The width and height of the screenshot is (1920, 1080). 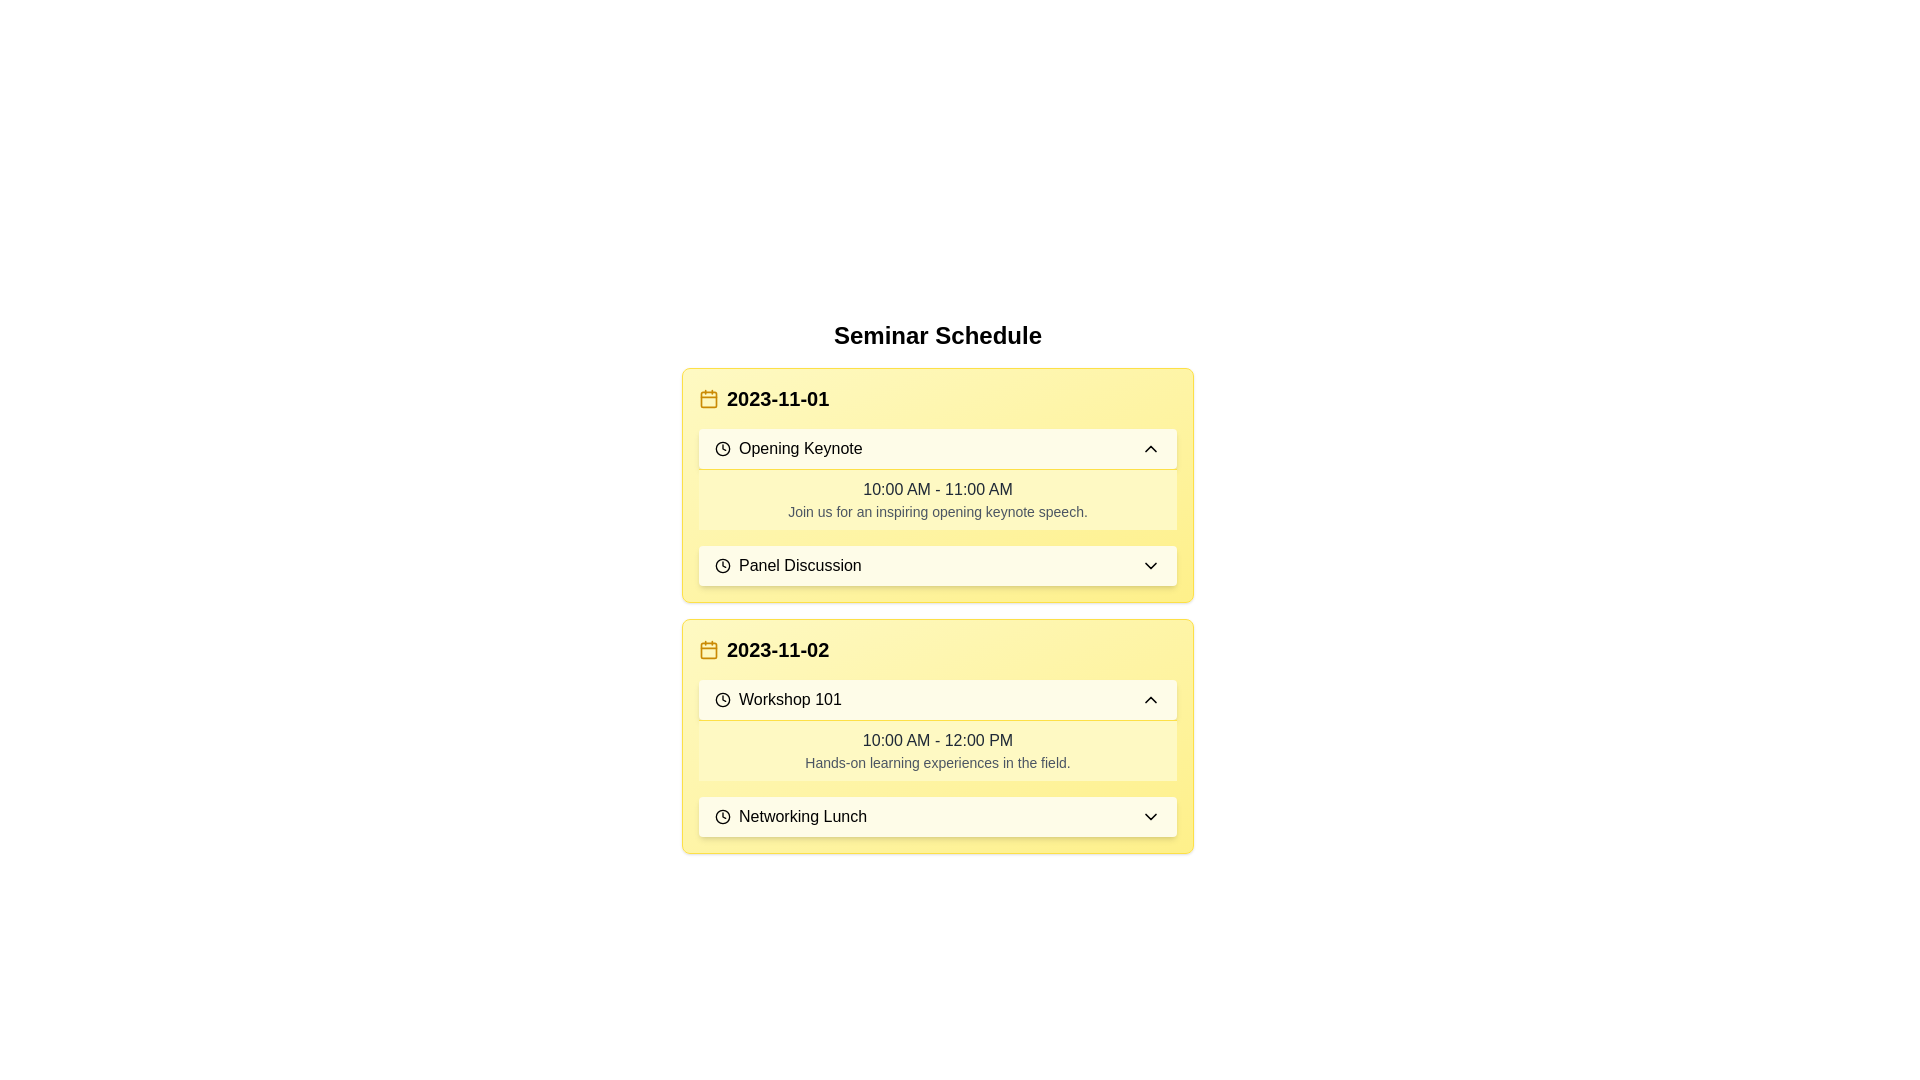 I want to click on the time-related icon located to the left of the 'Workshop 101' text in the '2023-11-02' block, so click(x=722, y=698).